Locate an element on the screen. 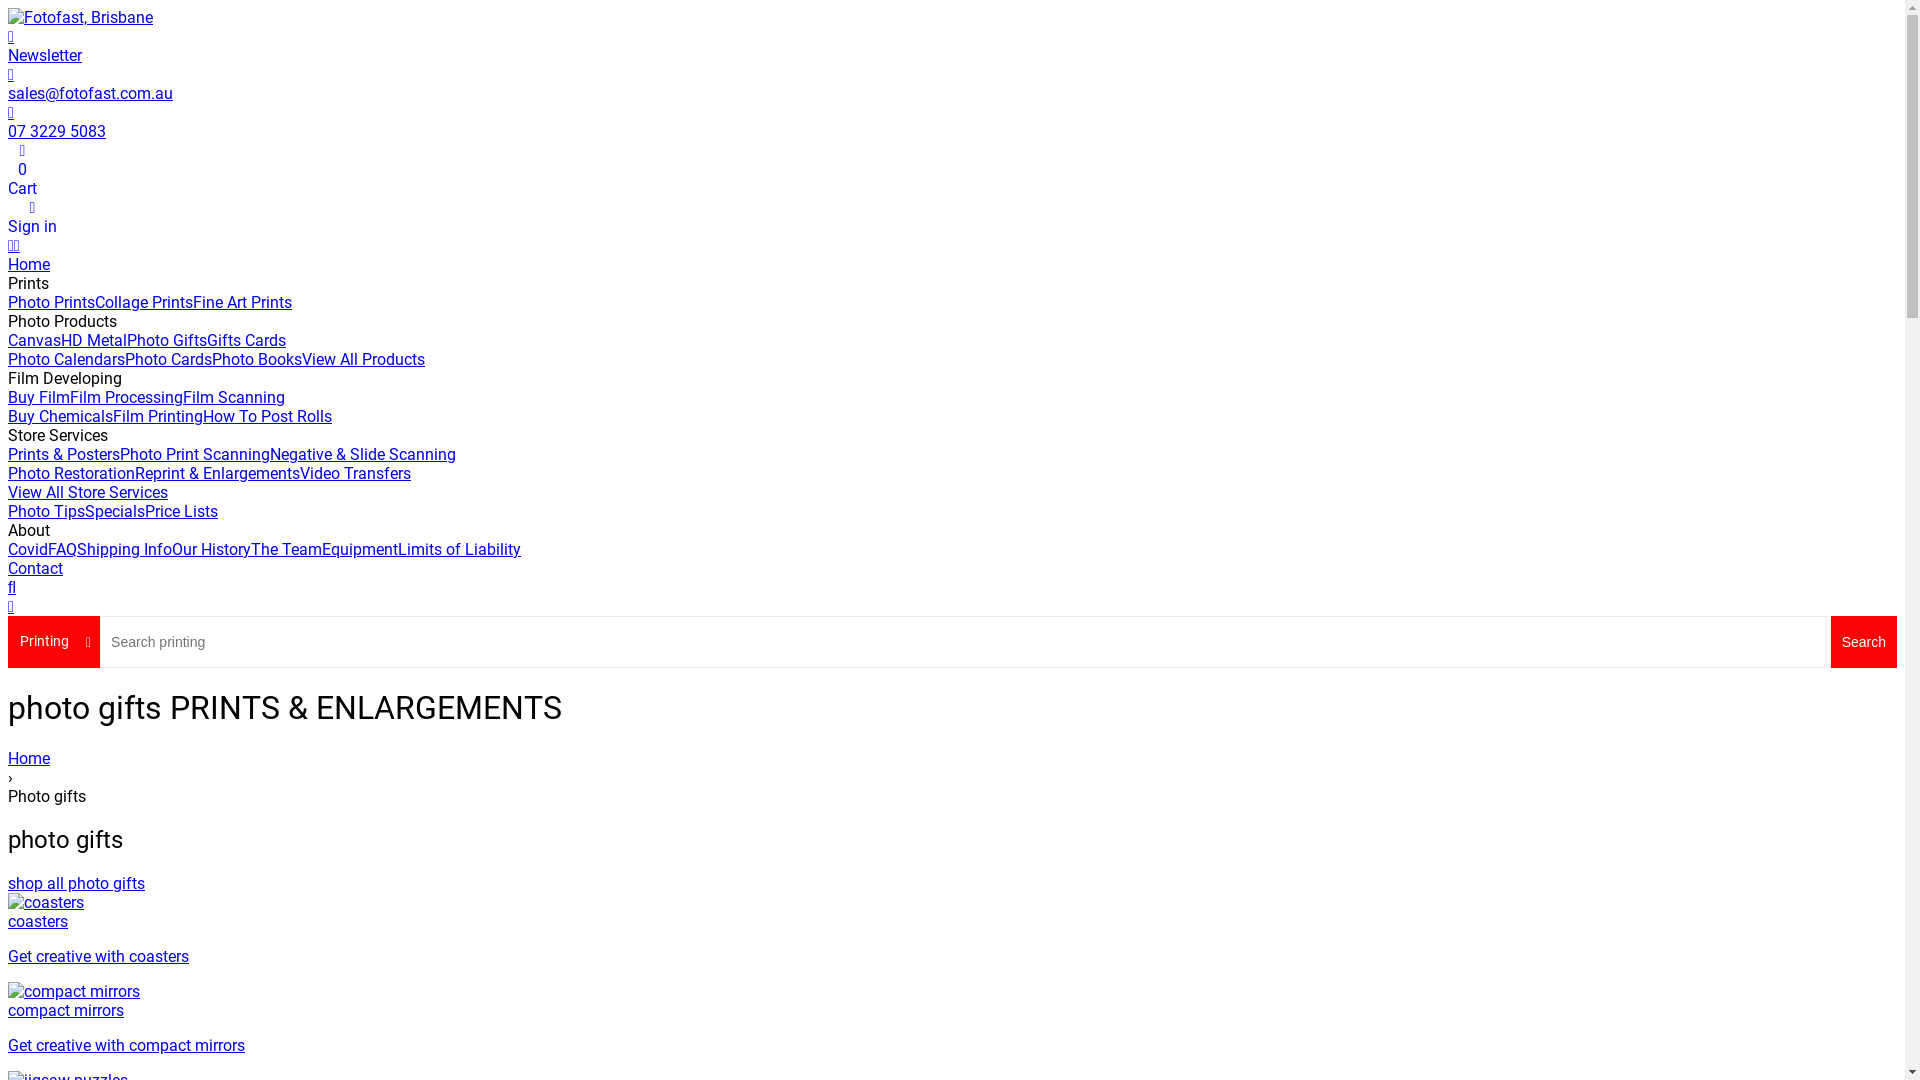  'Buy Film' is located at coordinates (38, 397).